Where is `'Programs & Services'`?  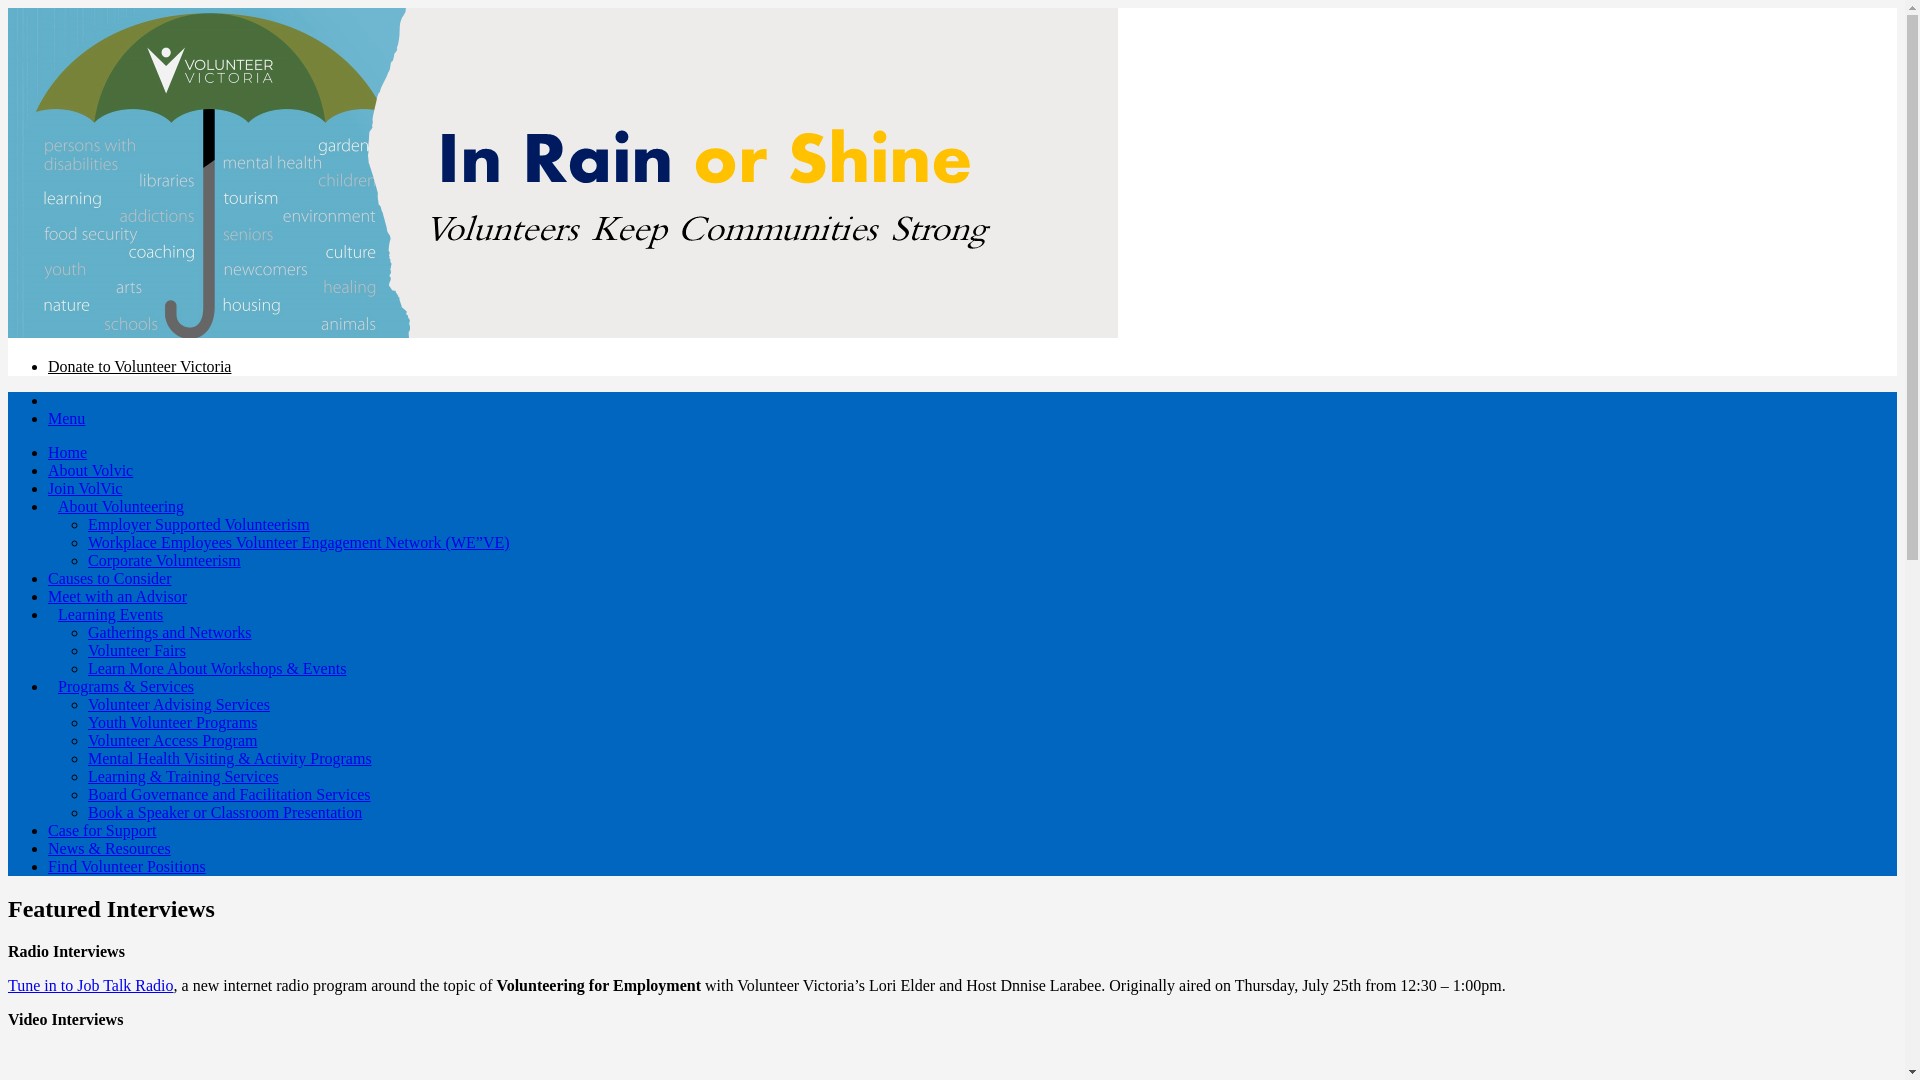
'Programs & Services' is located at coordinates (124, 685).